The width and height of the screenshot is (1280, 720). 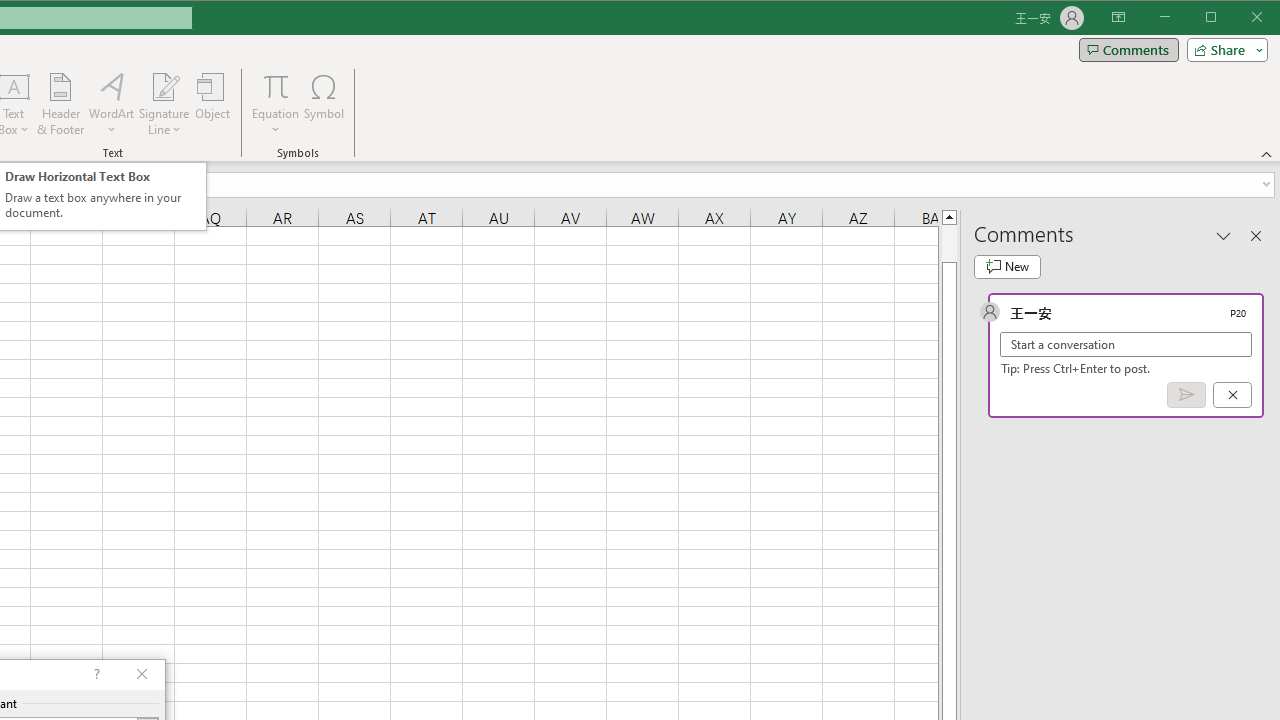 I want to click on 'Maximize', so click(x=1238, y=19).